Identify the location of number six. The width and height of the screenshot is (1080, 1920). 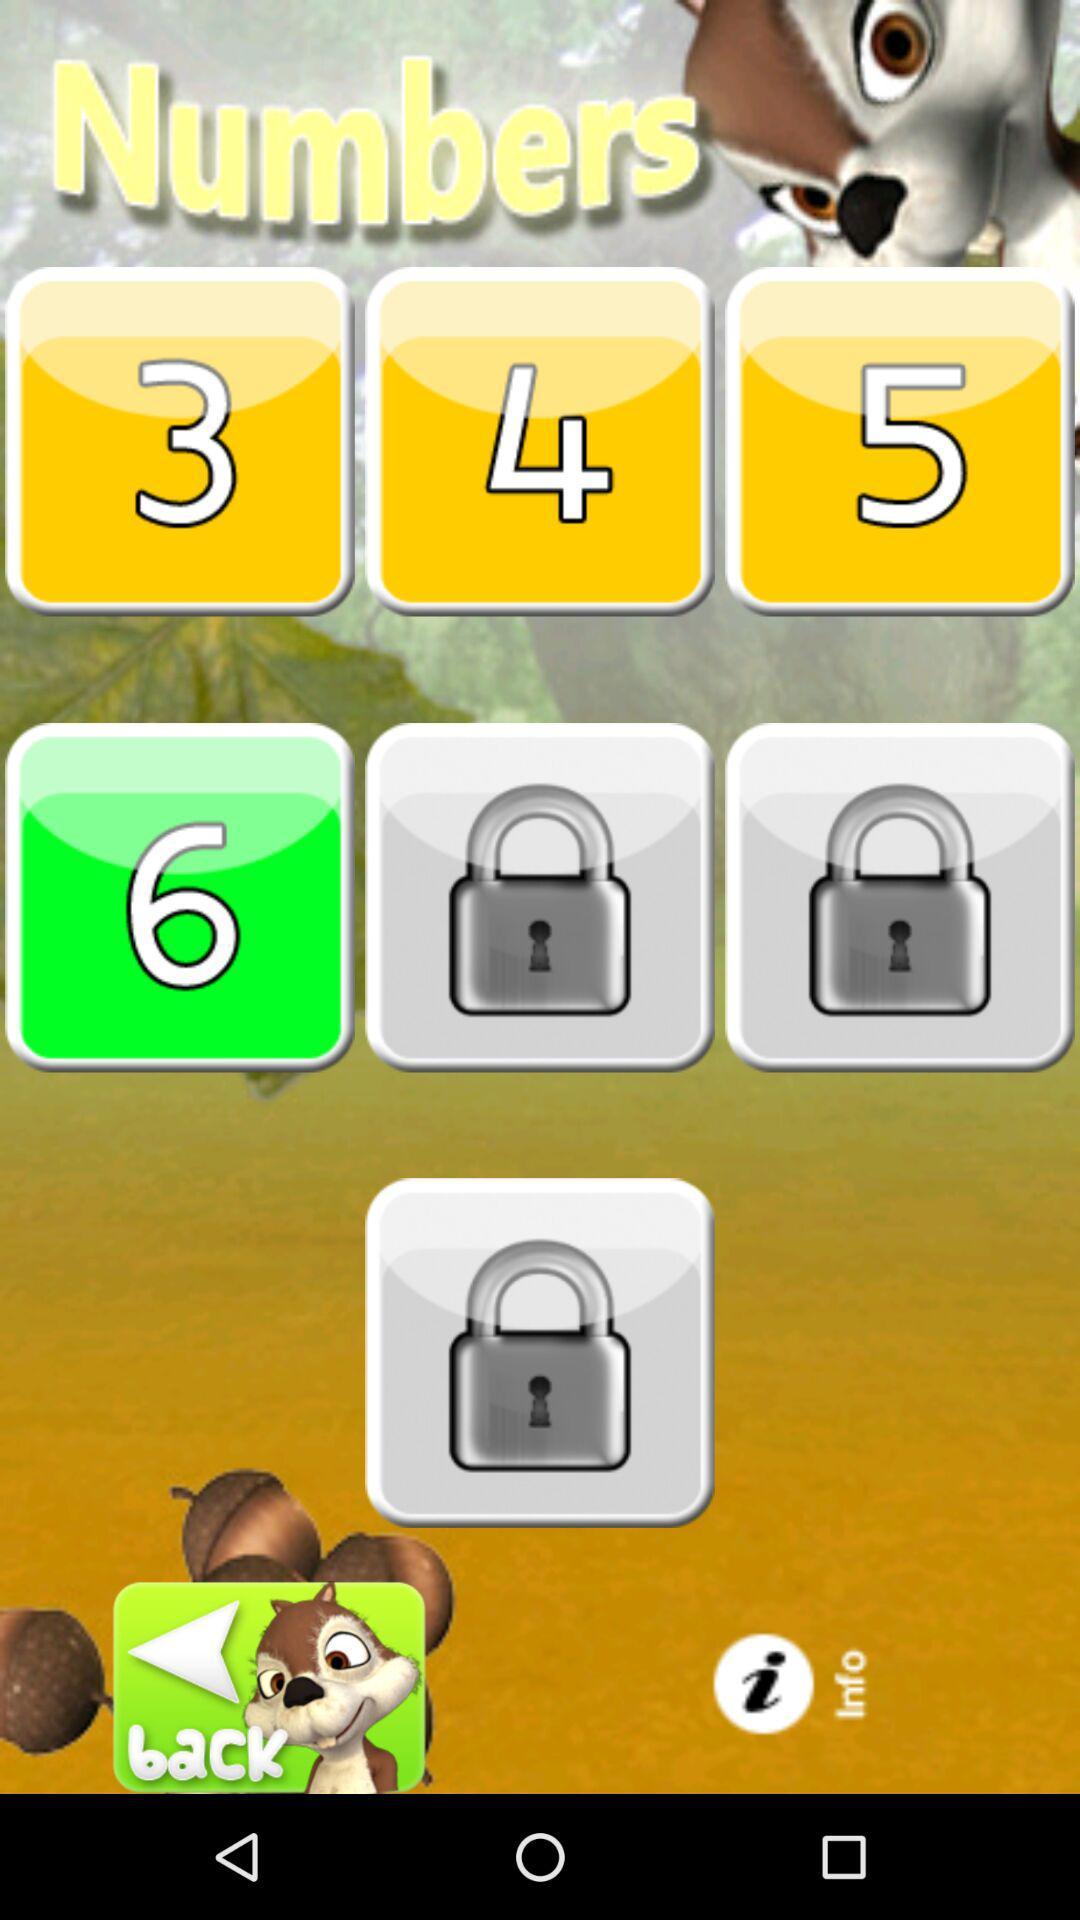
(180, 896).